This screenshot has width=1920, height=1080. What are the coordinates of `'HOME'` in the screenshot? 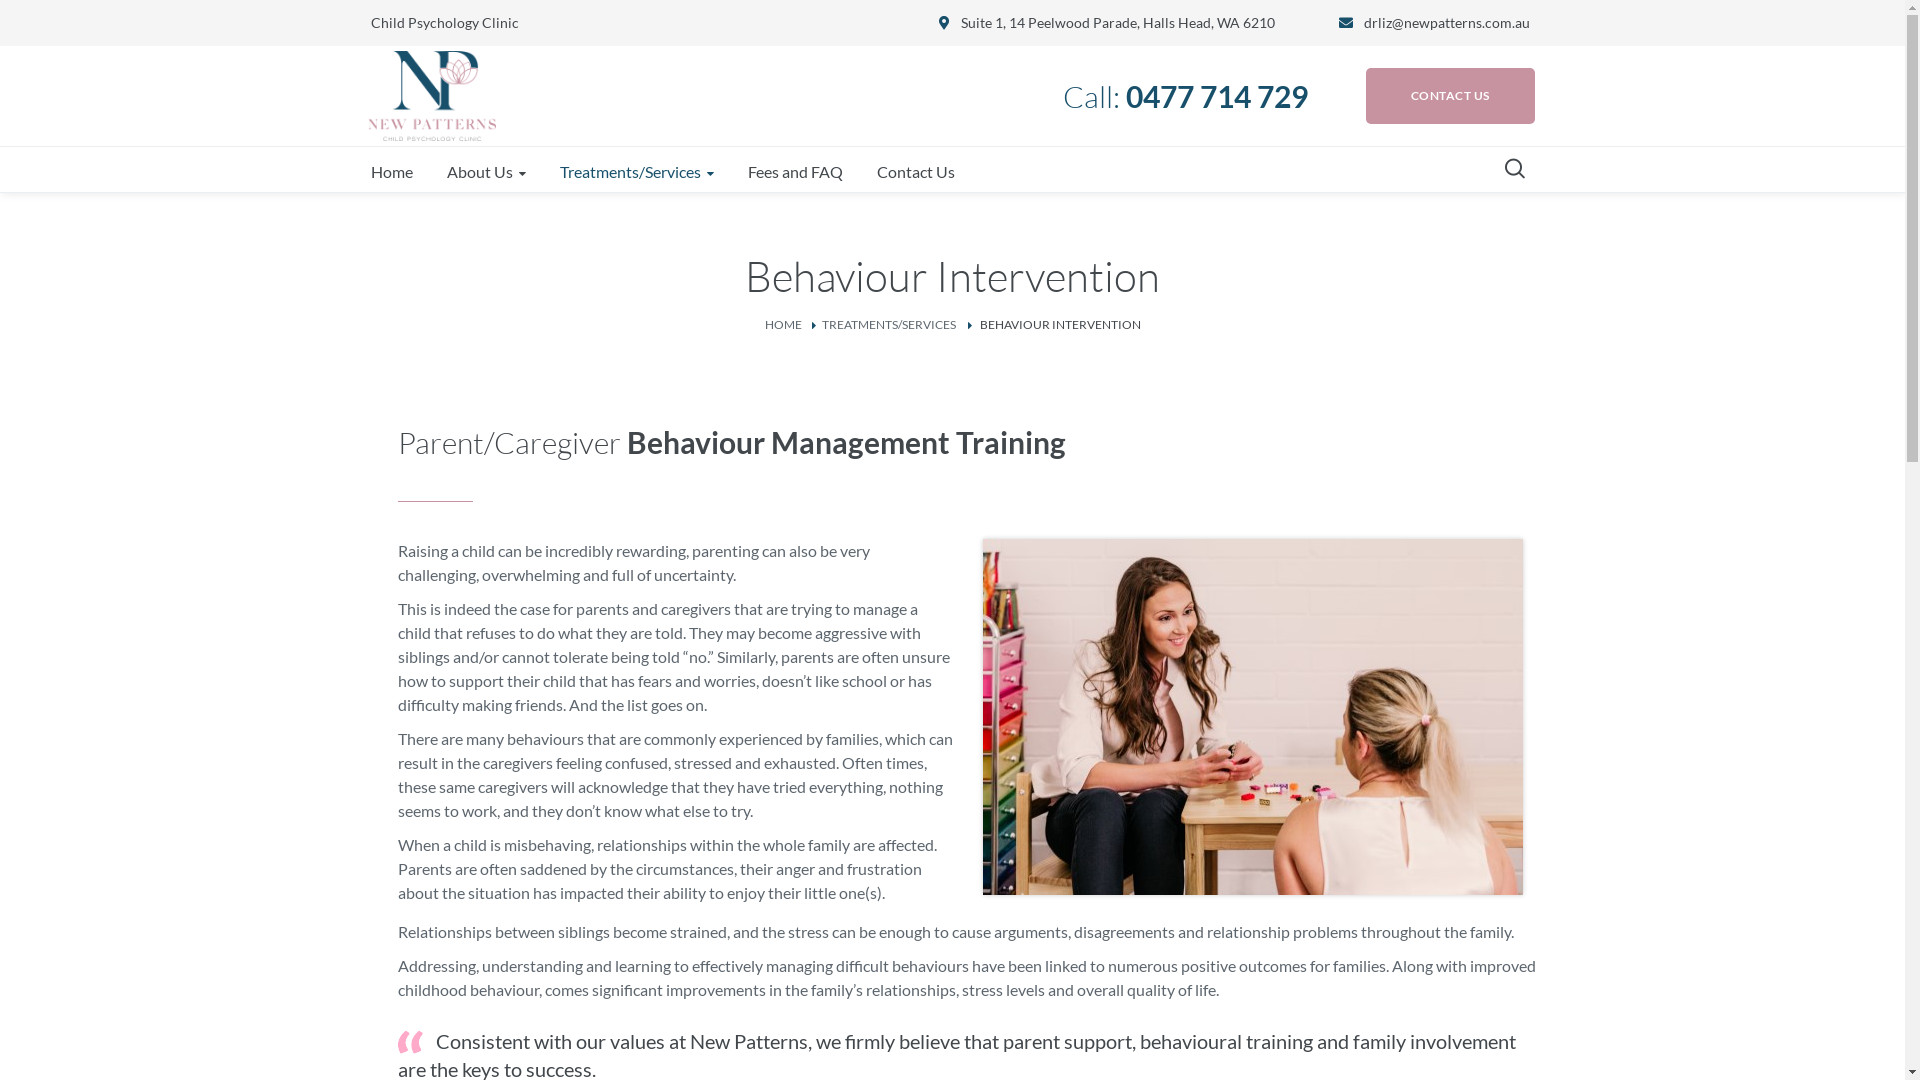 It's located at (781, 323).